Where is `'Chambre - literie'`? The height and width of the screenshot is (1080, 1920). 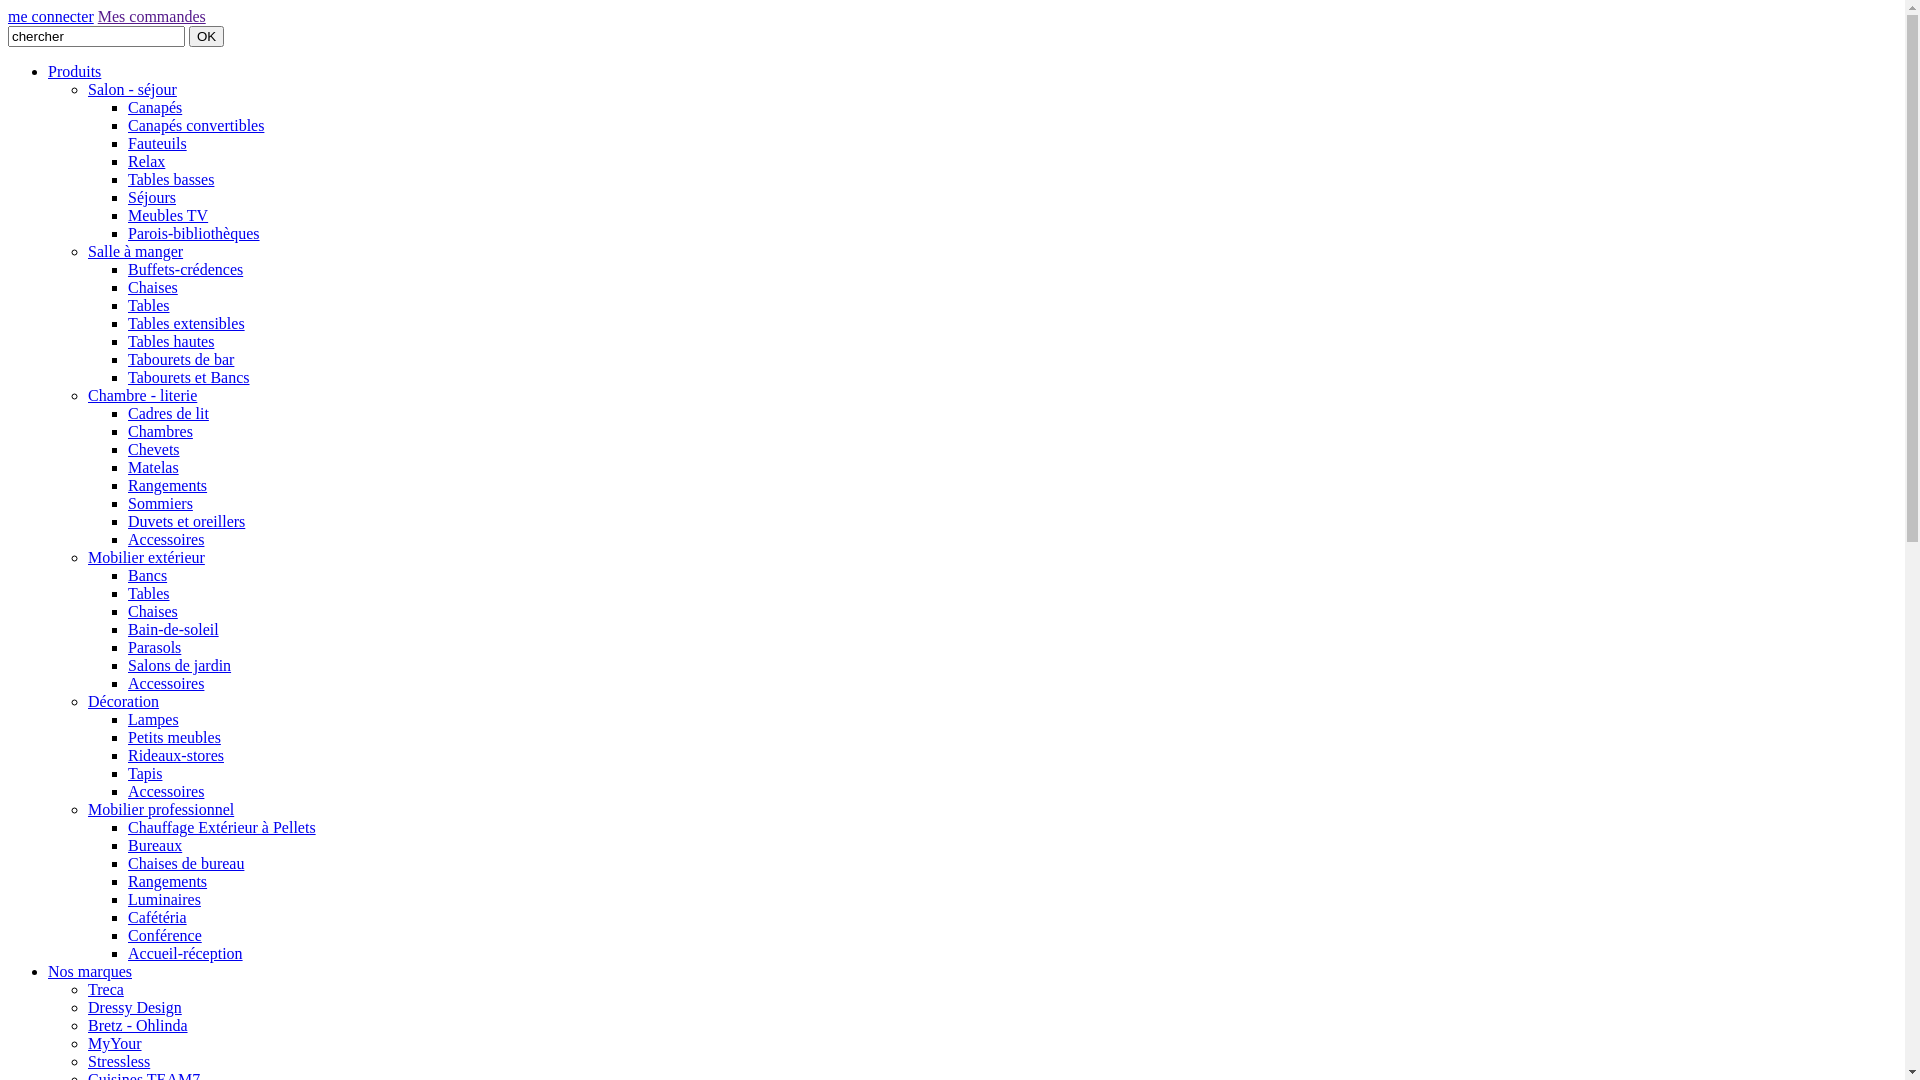
'Chambre - literie' is located at coordinates (141, 395).